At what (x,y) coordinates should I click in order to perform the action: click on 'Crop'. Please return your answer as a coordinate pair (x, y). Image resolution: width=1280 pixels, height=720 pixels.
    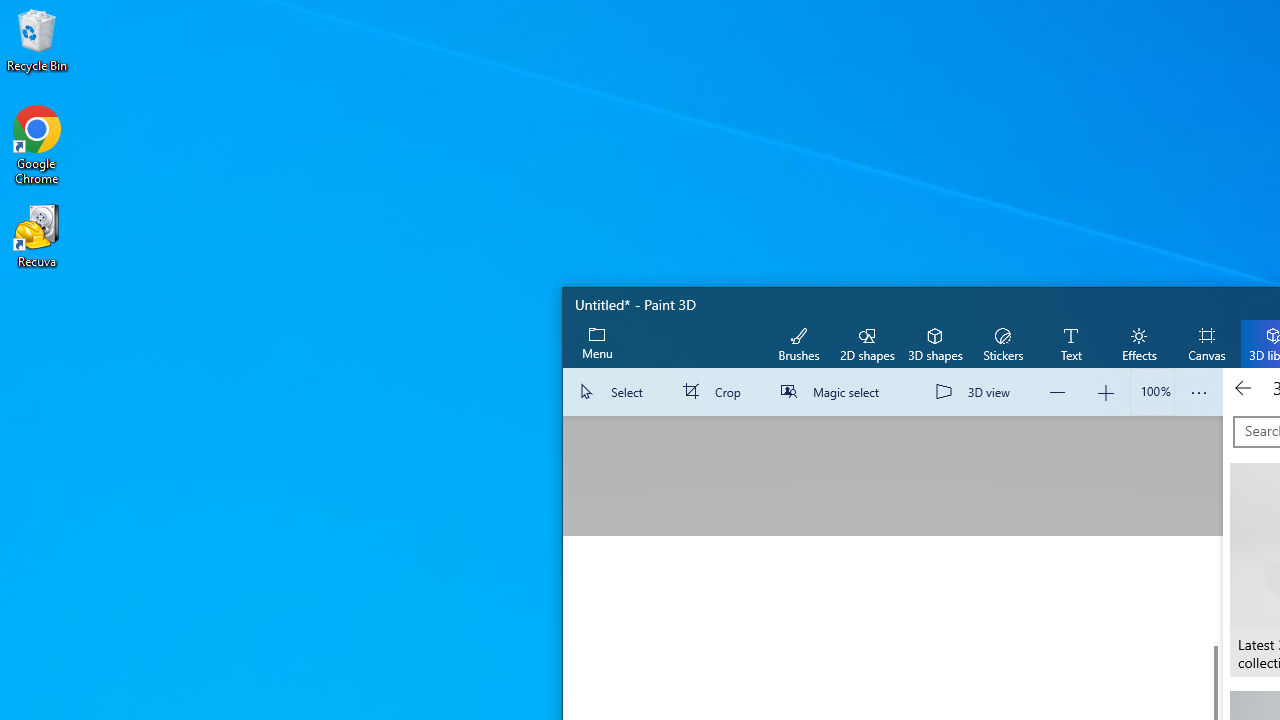
    Looking at the image, I should click on (716, 392).